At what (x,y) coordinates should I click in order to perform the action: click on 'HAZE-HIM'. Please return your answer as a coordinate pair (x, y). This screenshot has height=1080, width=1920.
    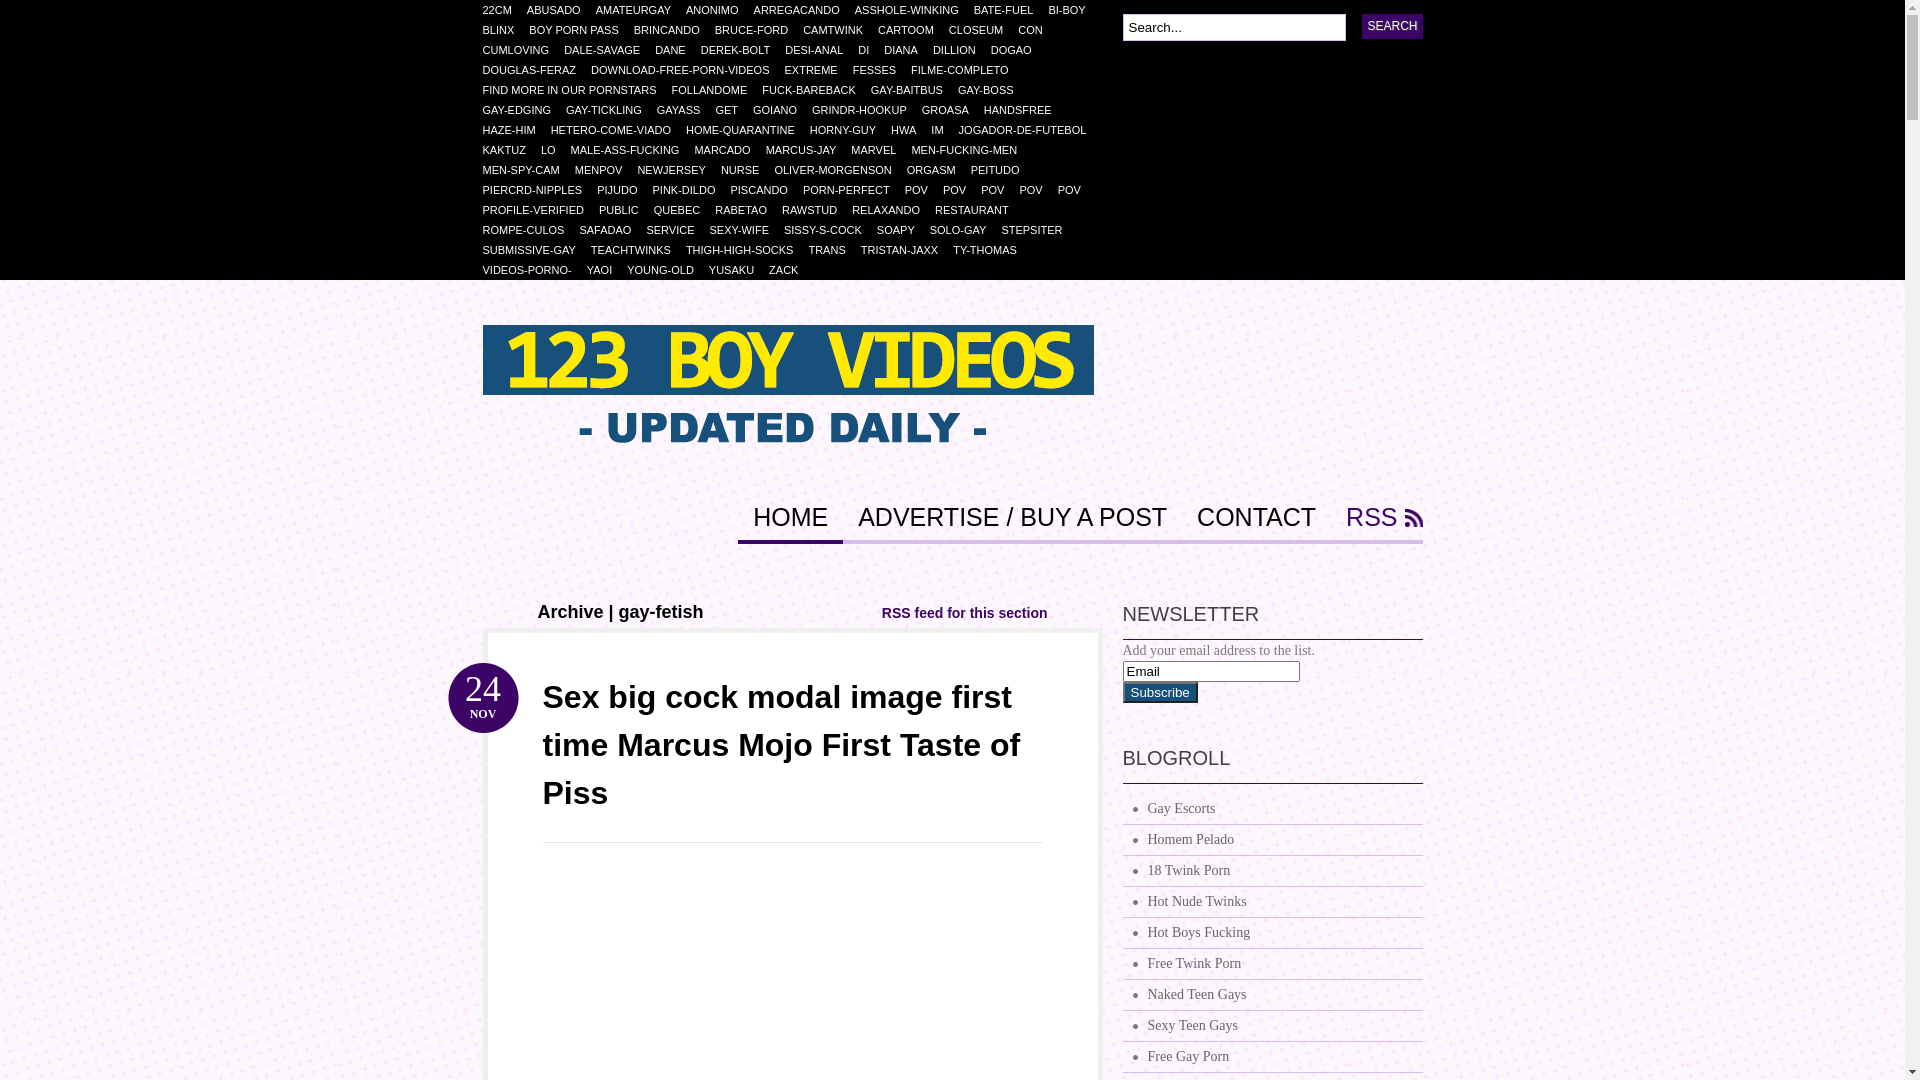
    Looking at the image, I should click on (515, 130).